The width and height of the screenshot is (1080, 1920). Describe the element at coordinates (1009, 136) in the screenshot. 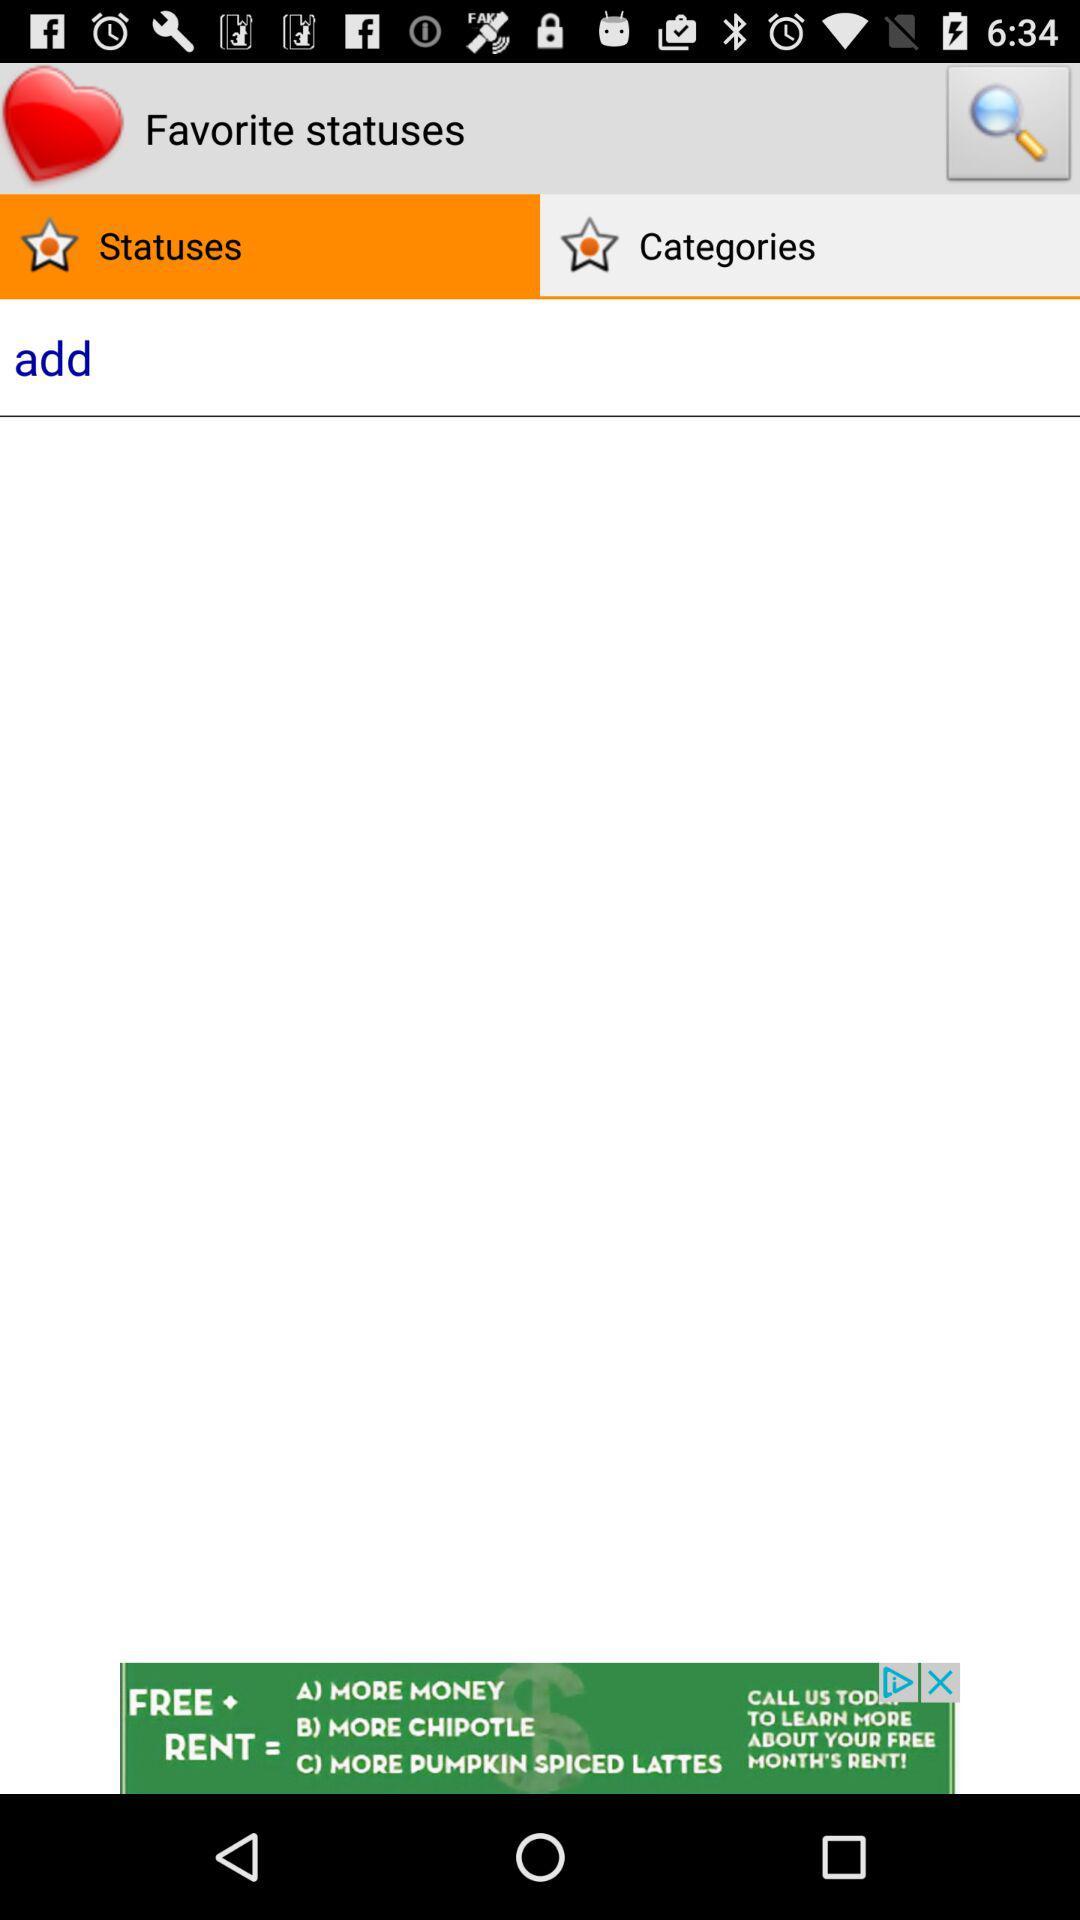

I see `the search icon` at that location.